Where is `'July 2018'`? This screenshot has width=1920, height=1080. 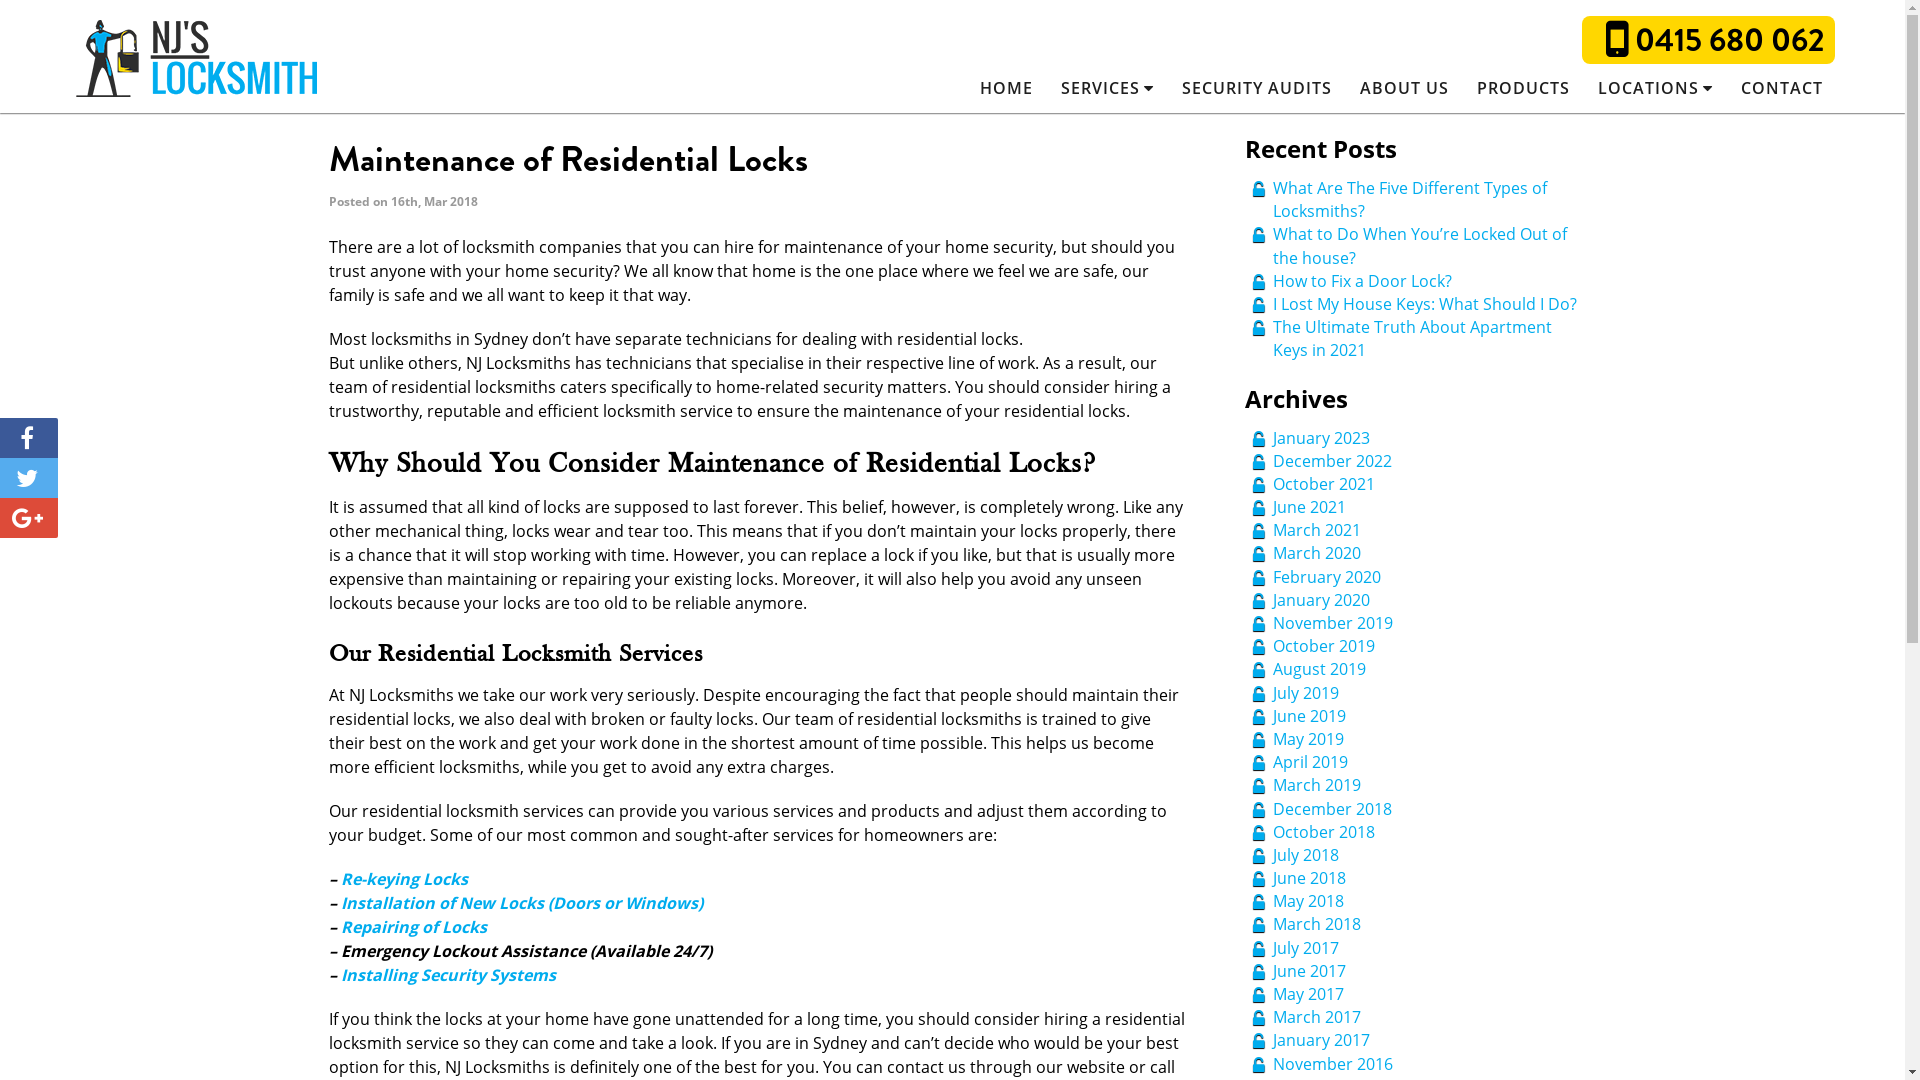 'July 2018' is located at coordinates (1305, 855).